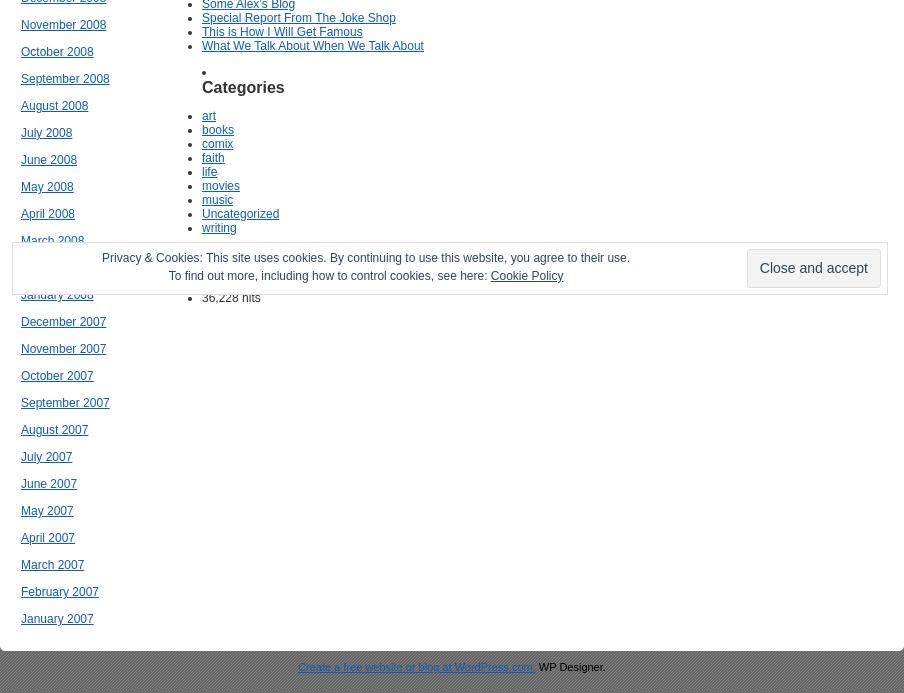  Describe the element at coordinates (241, 86) in the screenshot. I see `'Categories'` at that location.